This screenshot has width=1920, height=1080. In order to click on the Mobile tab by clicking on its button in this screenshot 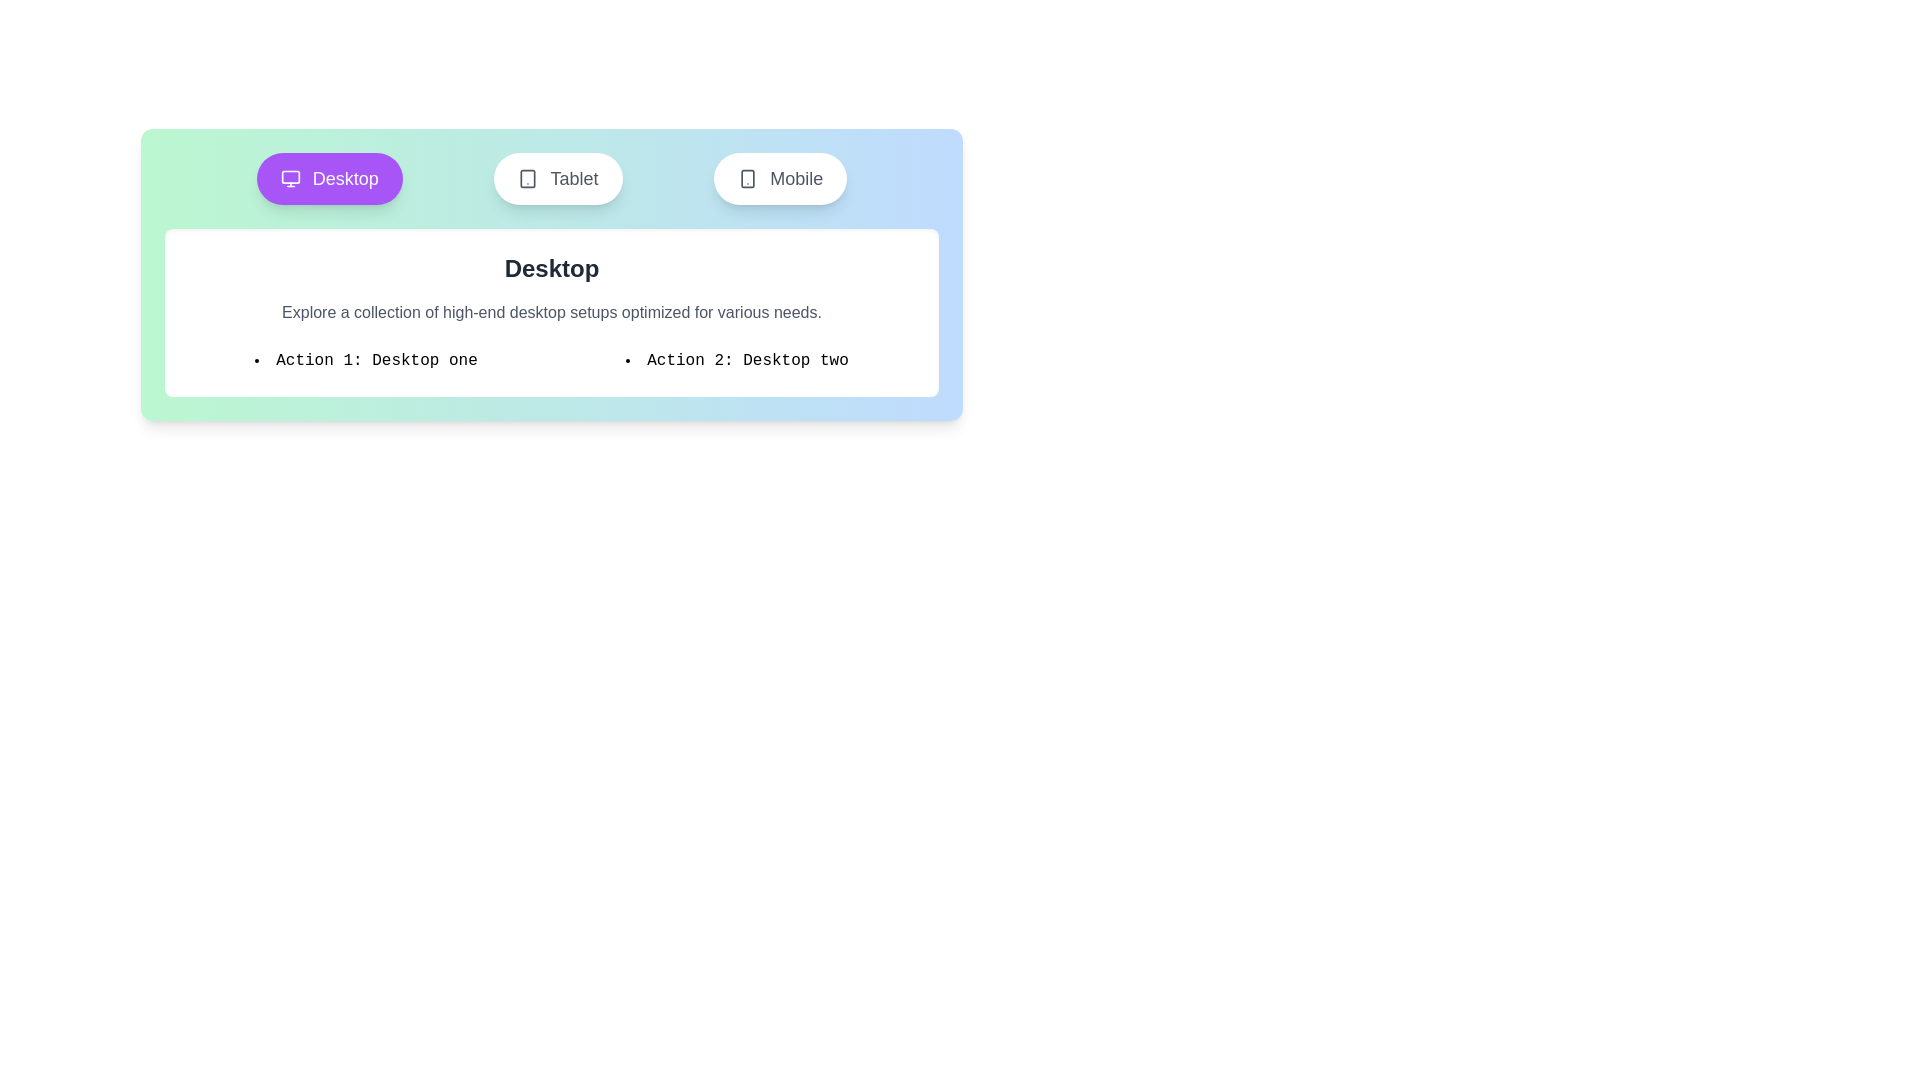, I will do `click(779, 177)`.